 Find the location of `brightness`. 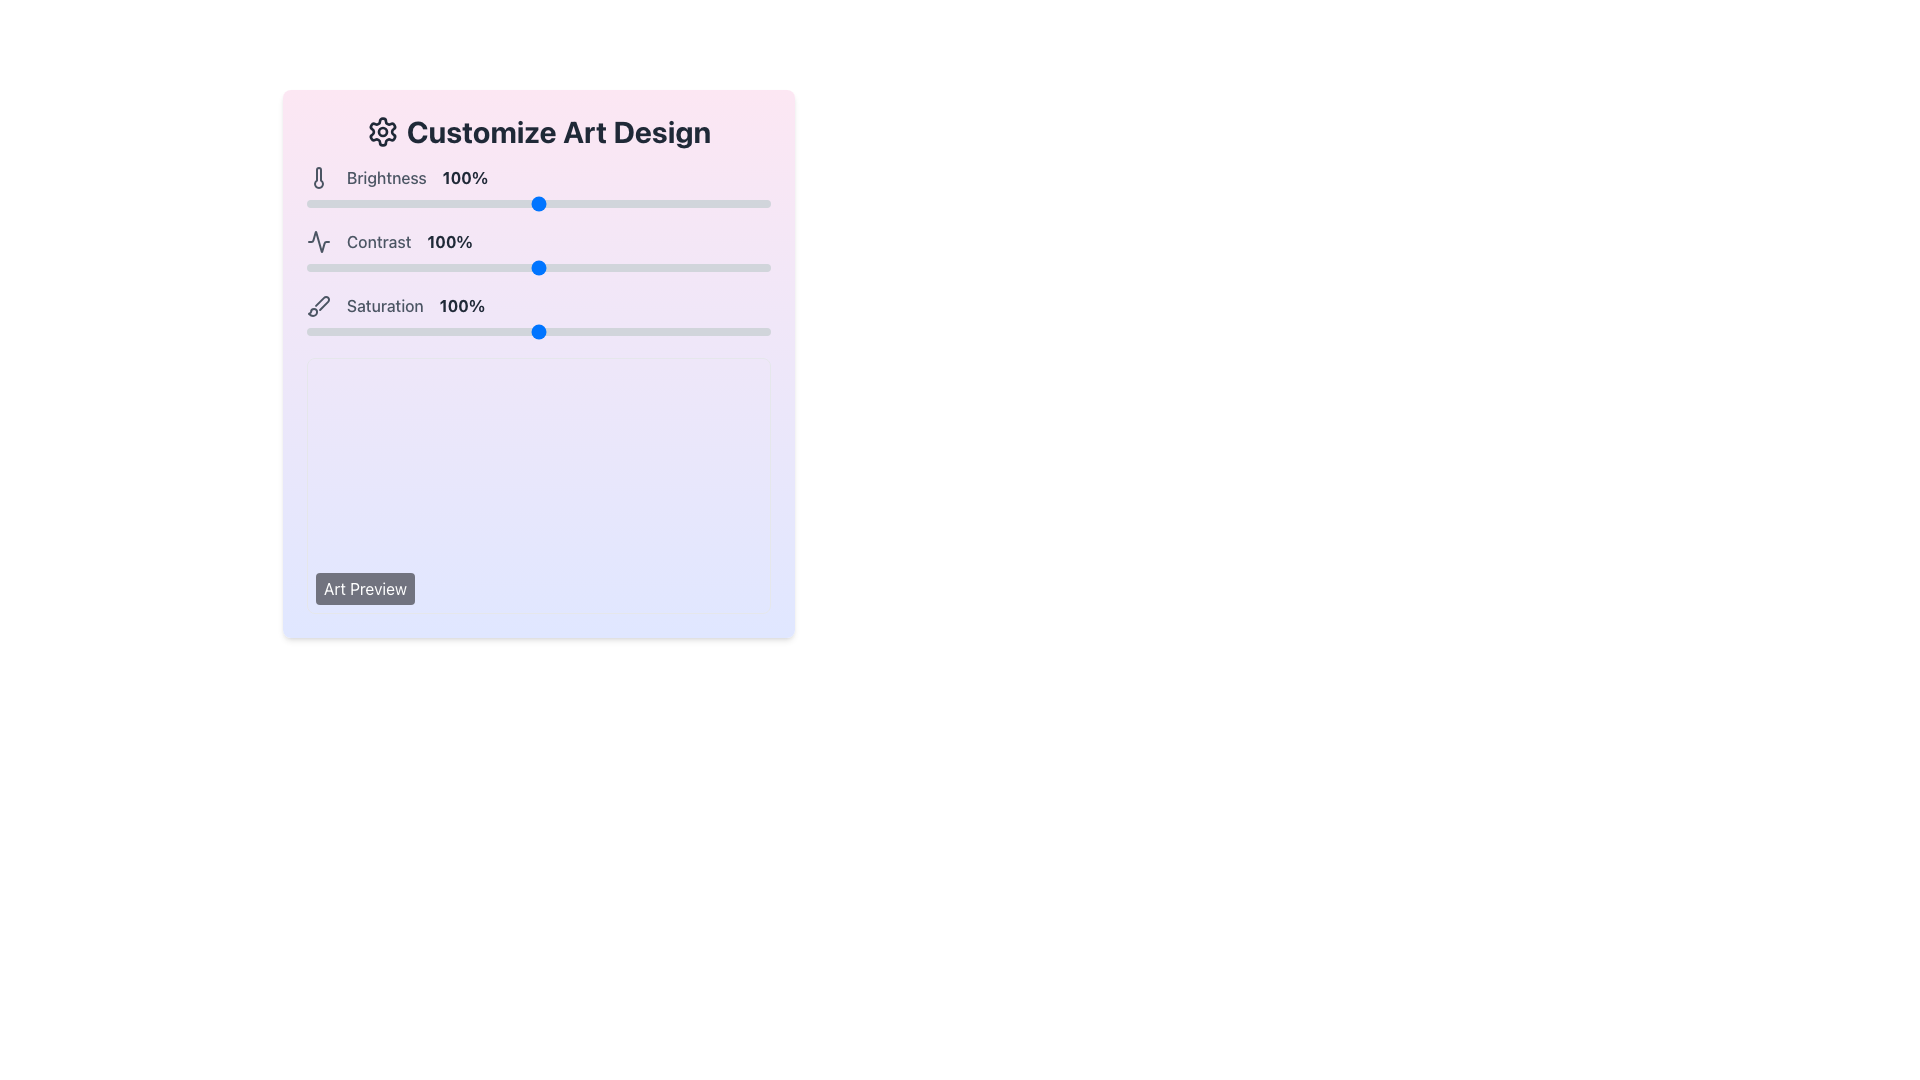

brightness is located at coordinates (694, 204).